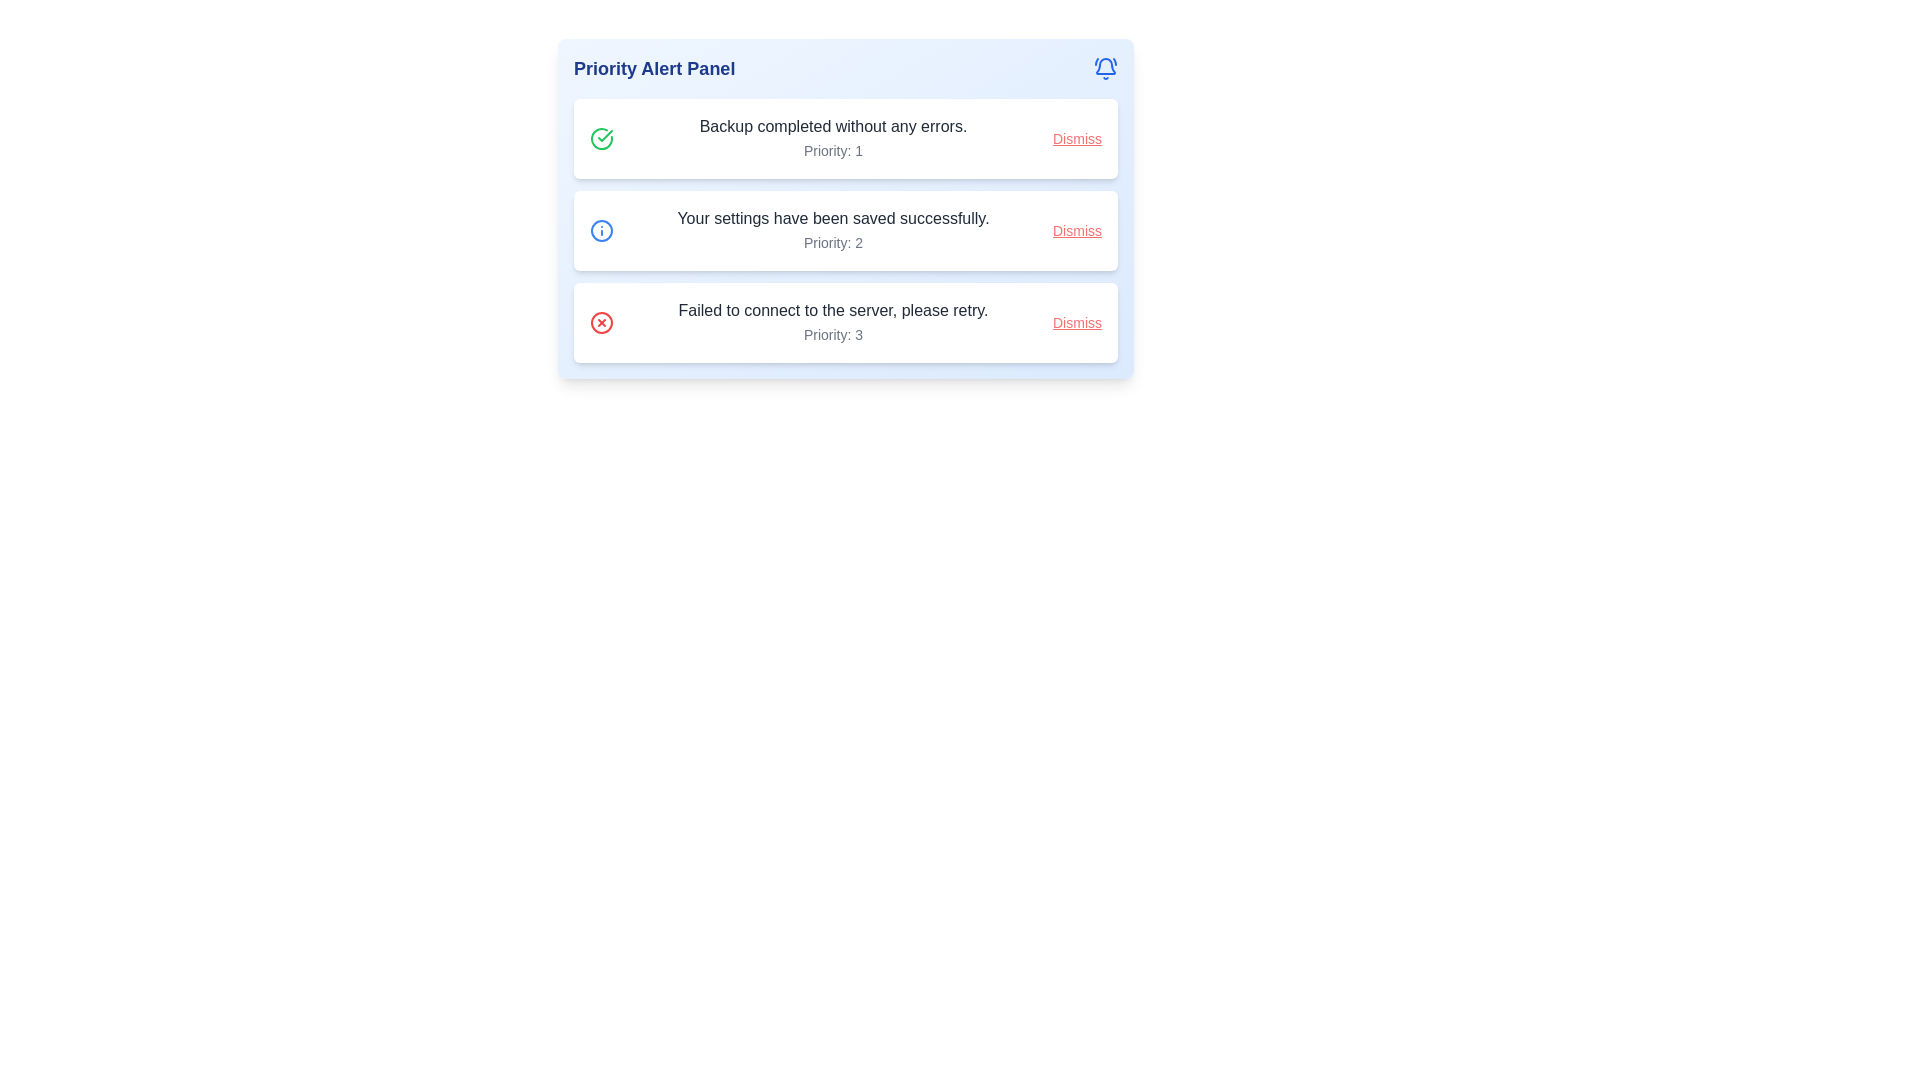 The height and width of the screenshot is (1080, 1920). I want to click on the success icon within the 'Priority Alert Panel' that indicates 'Backup completed without any errors.', so click(604, 135).